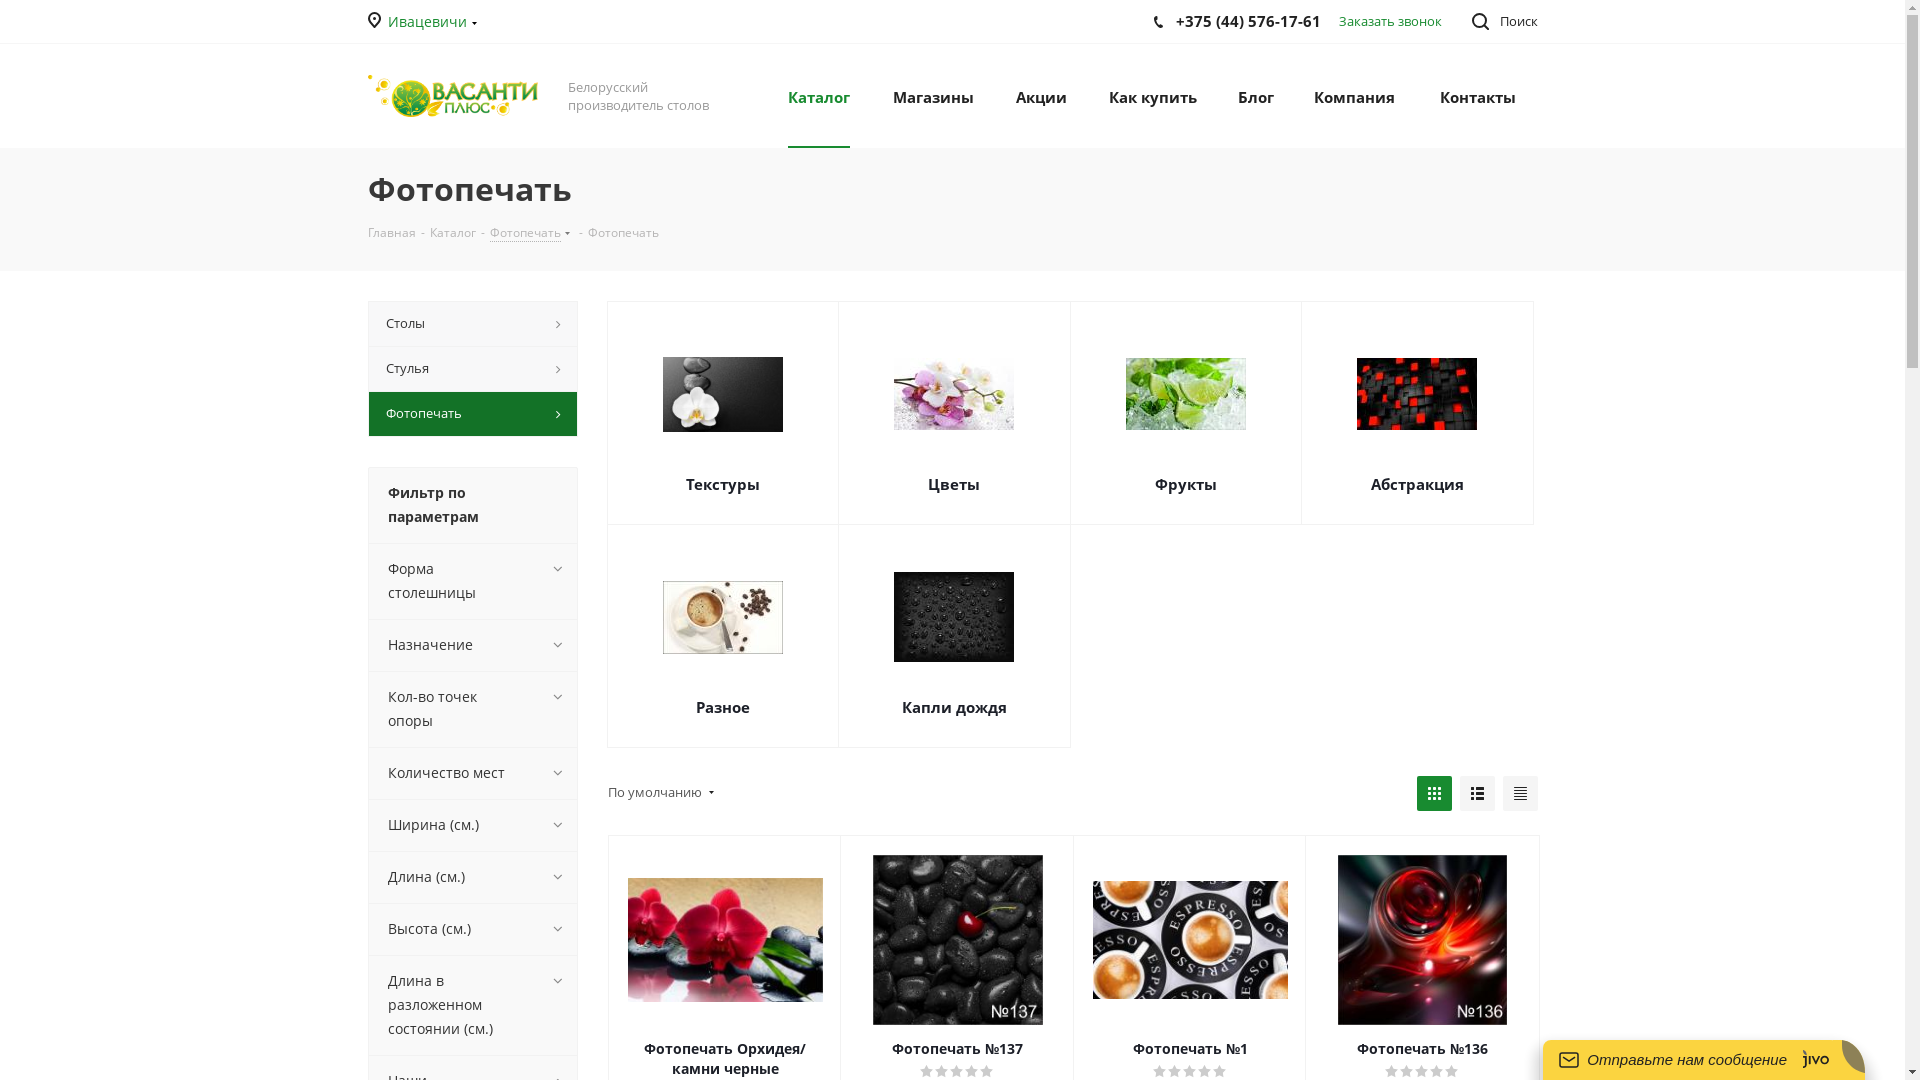  Describe the element at coordinates (1160, 1071) in the screenshot. I see `'1'` at that location.